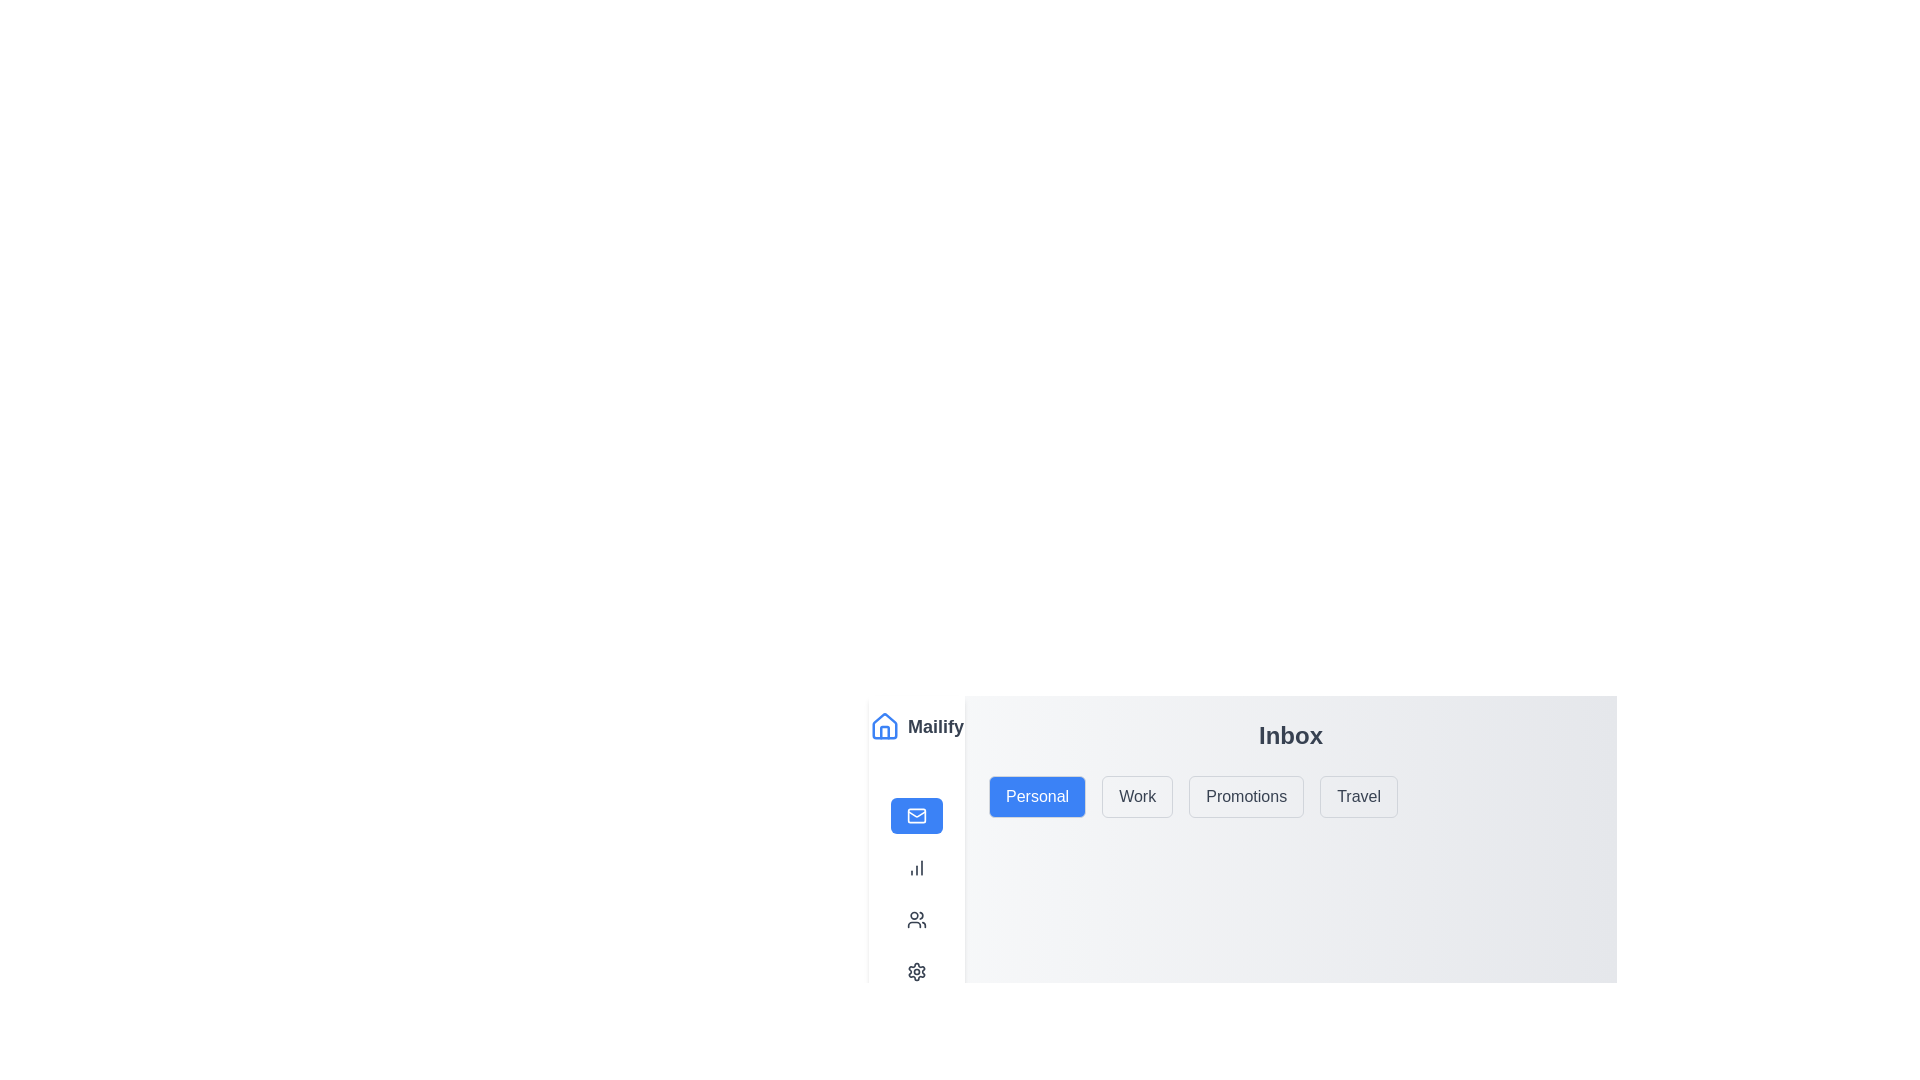 The height and width of the screenshot is (1080, 1920). What do you see at coordinates (915, 920) in the screenshot?
I see `the third interactive button on the left-hand side of the interface` at bounding box center [915, 920].